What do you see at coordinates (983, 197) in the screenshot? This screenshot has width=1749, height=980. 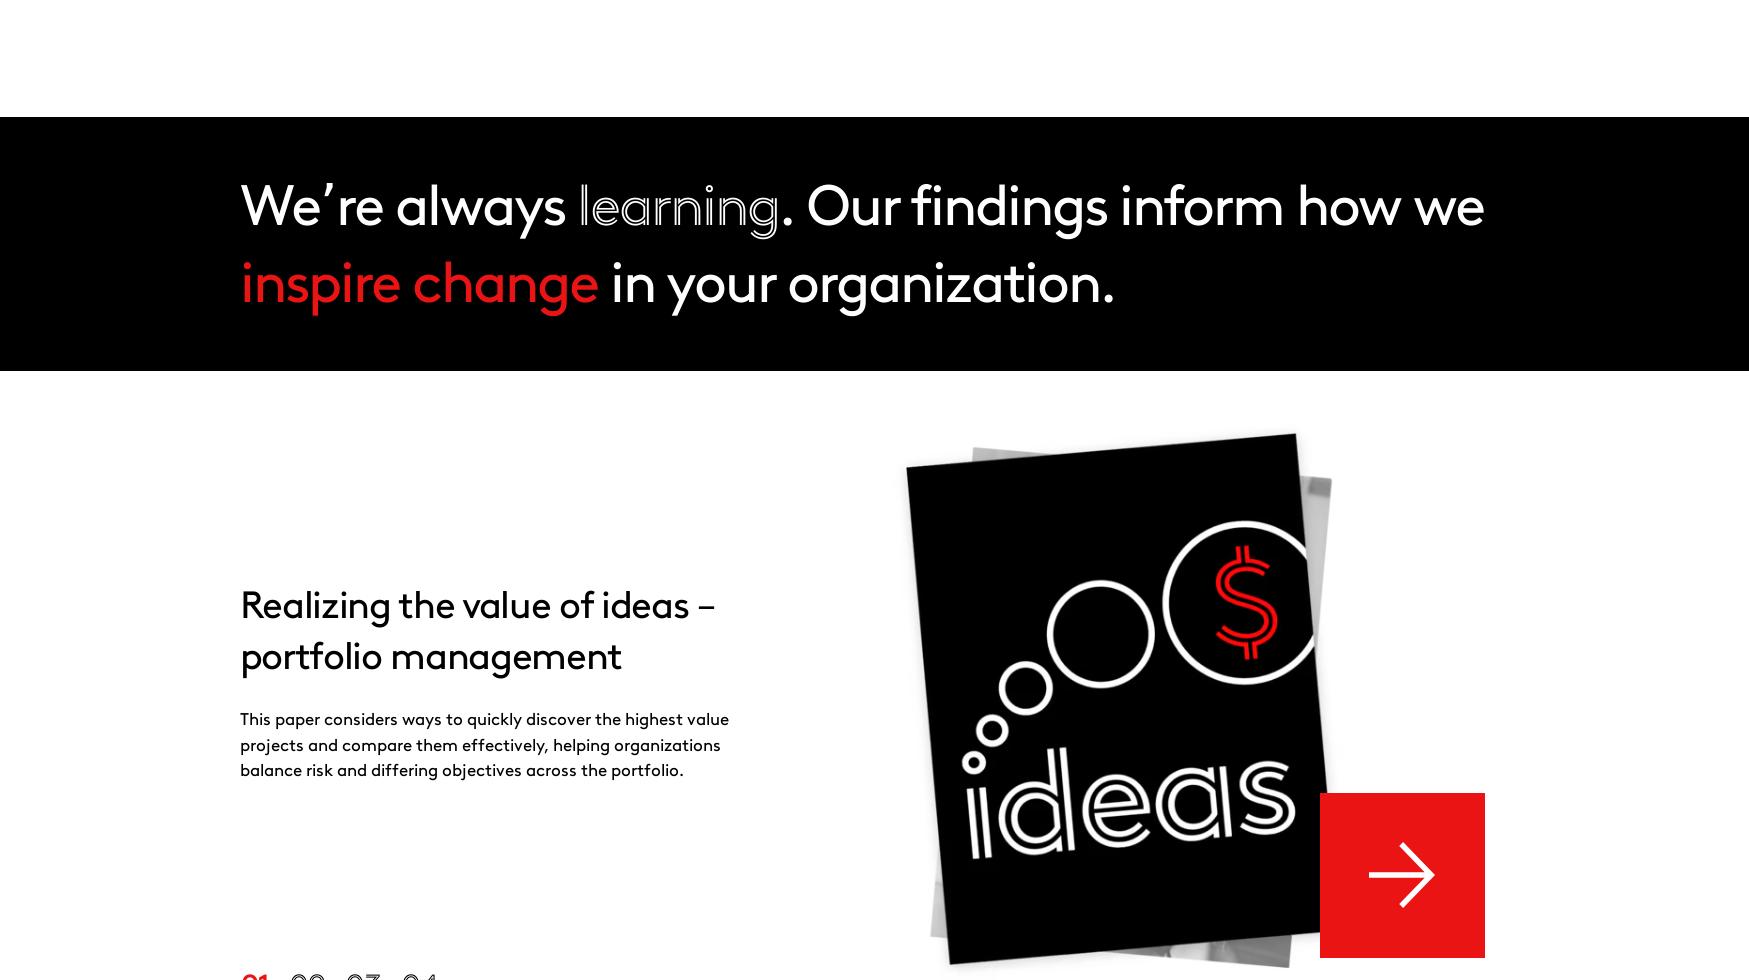 I see `'Press Releases'` at bounding box center [983, 197].